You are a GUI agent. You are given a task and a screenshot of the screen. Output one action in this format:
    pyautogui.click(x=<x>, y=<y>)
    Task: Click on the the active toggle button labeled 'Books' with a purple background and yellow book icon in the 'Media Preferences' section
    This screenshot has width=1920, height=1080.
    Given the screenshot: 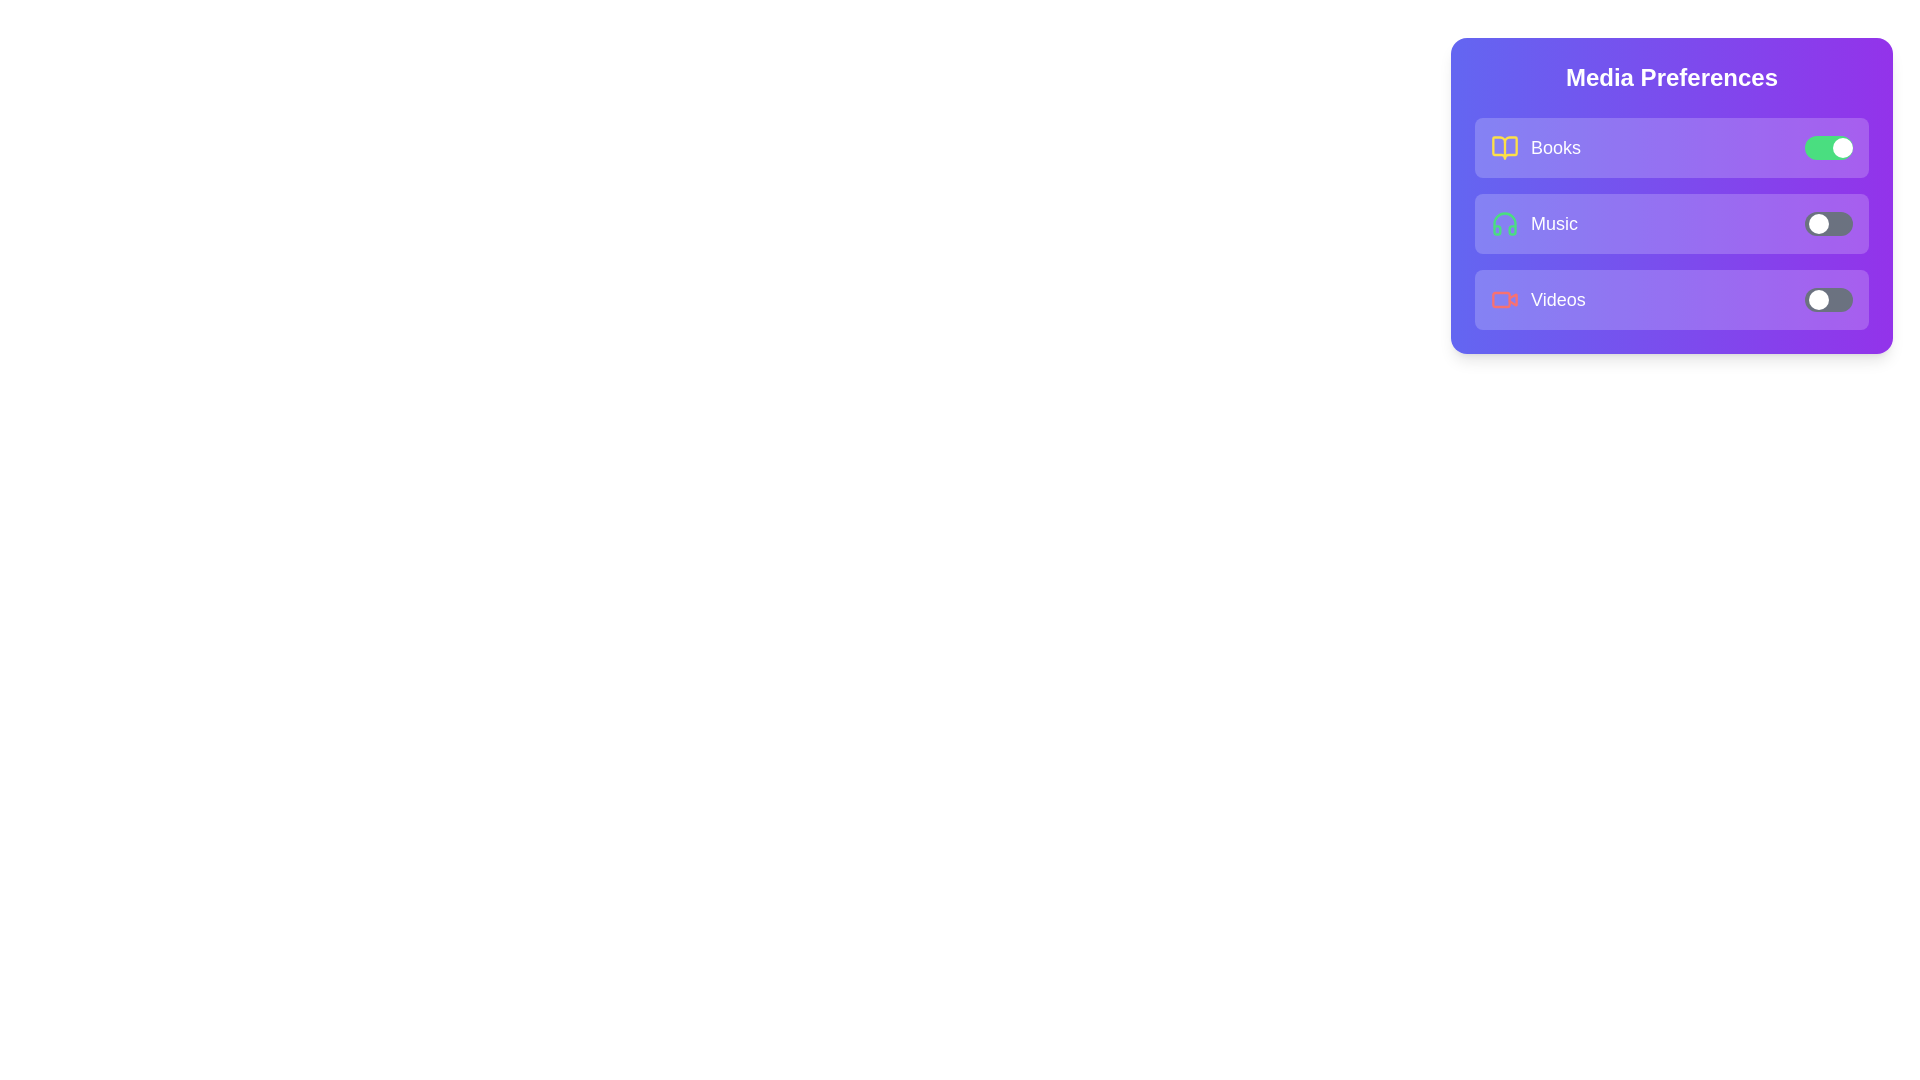 What is the action you would take?
    pyautogui.click(x=1671, y=146)
    